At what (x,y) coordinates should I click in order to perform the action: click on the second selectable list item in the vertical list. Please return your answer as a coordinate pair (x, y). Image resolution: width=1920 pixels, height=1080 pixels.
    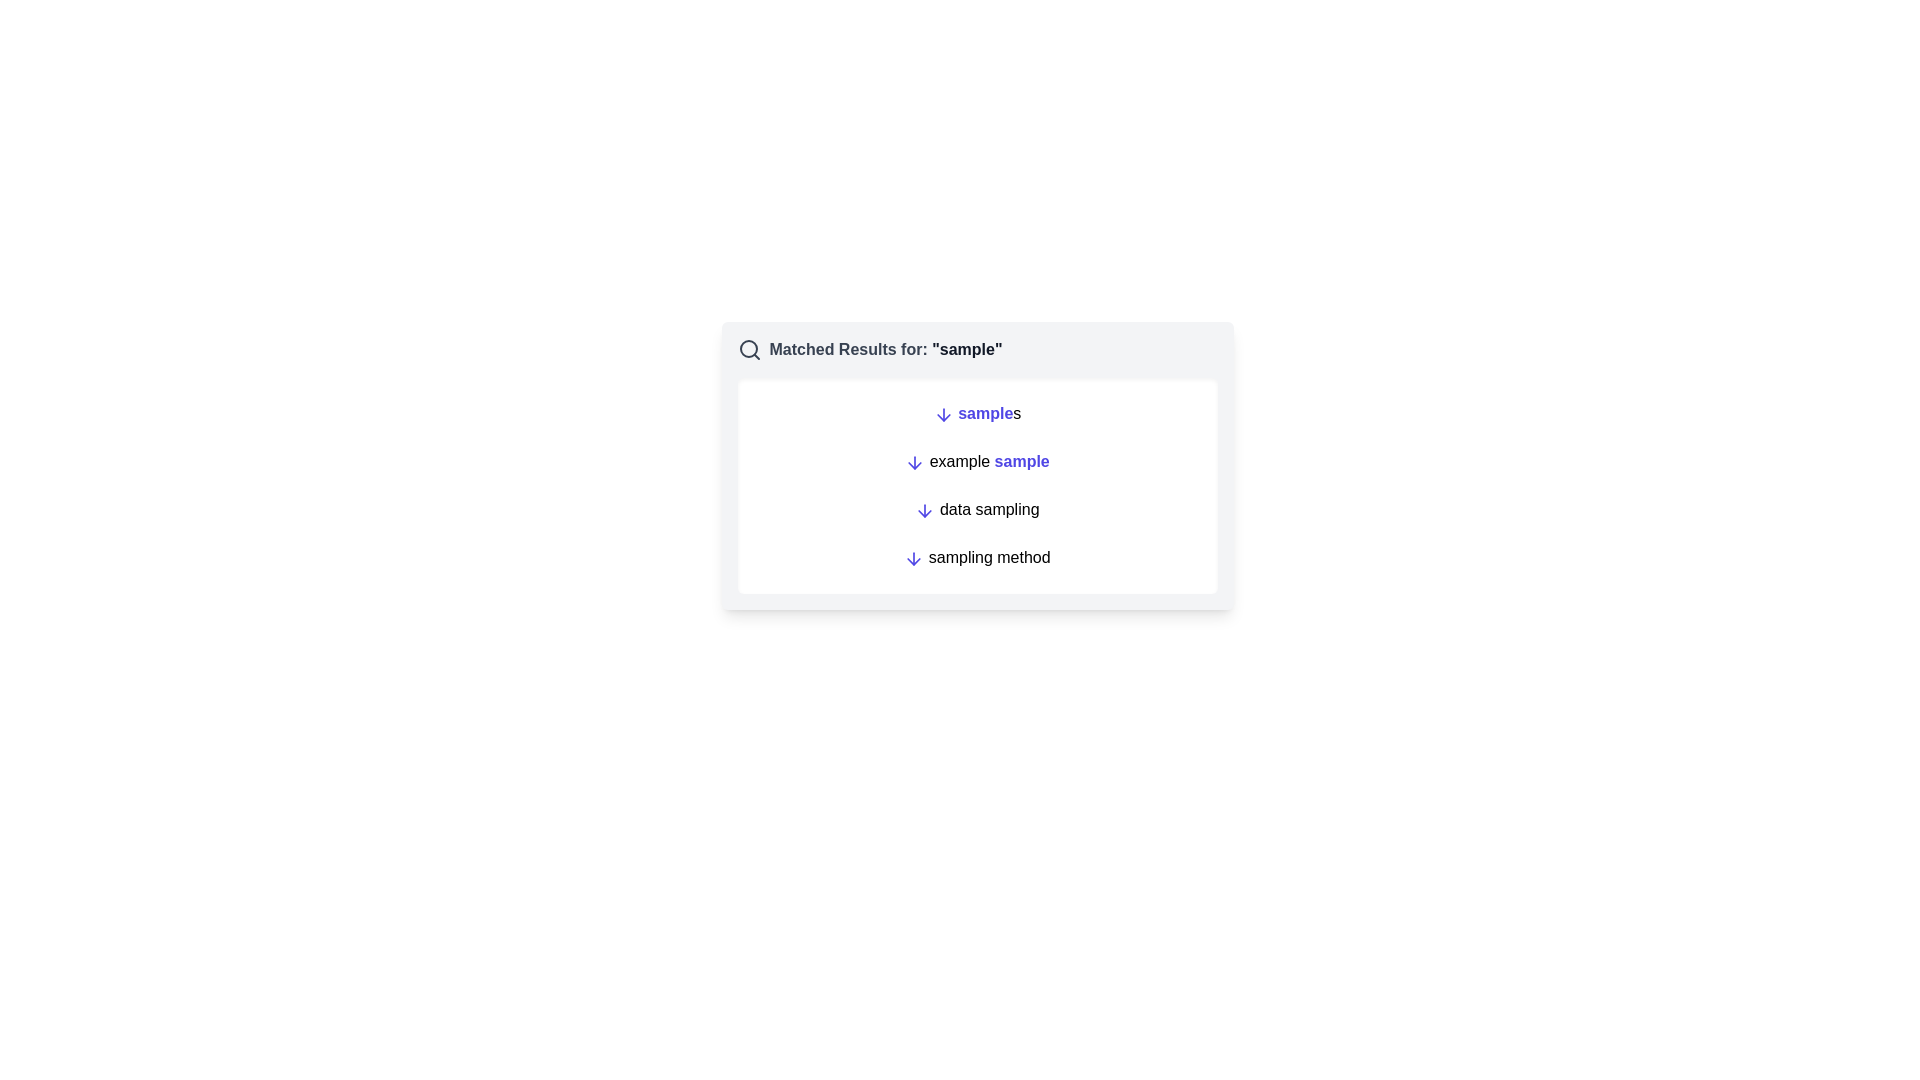
    Looking at the image, I should click on (977, 462).